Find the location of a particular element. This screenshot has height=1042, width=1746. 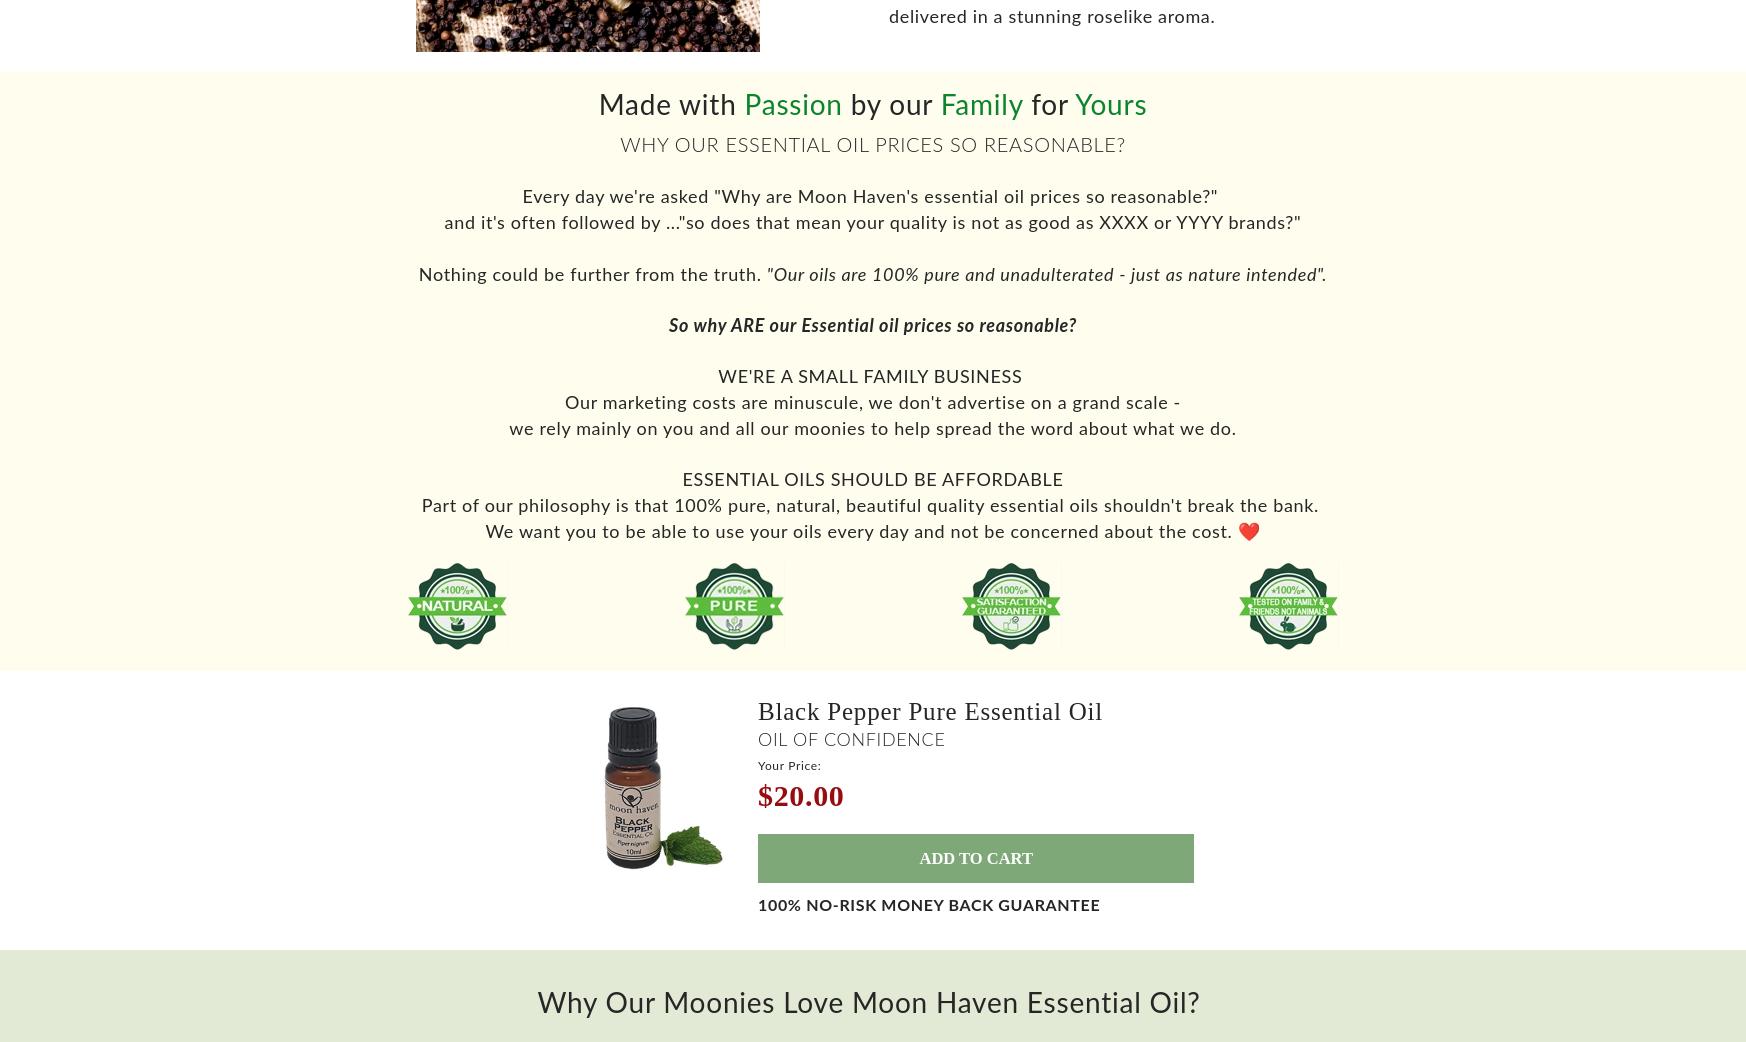

'Every day we're asked "Why are Moon Haven's essential oil prices so reasonable?"' is located at coordinates (872, 208).